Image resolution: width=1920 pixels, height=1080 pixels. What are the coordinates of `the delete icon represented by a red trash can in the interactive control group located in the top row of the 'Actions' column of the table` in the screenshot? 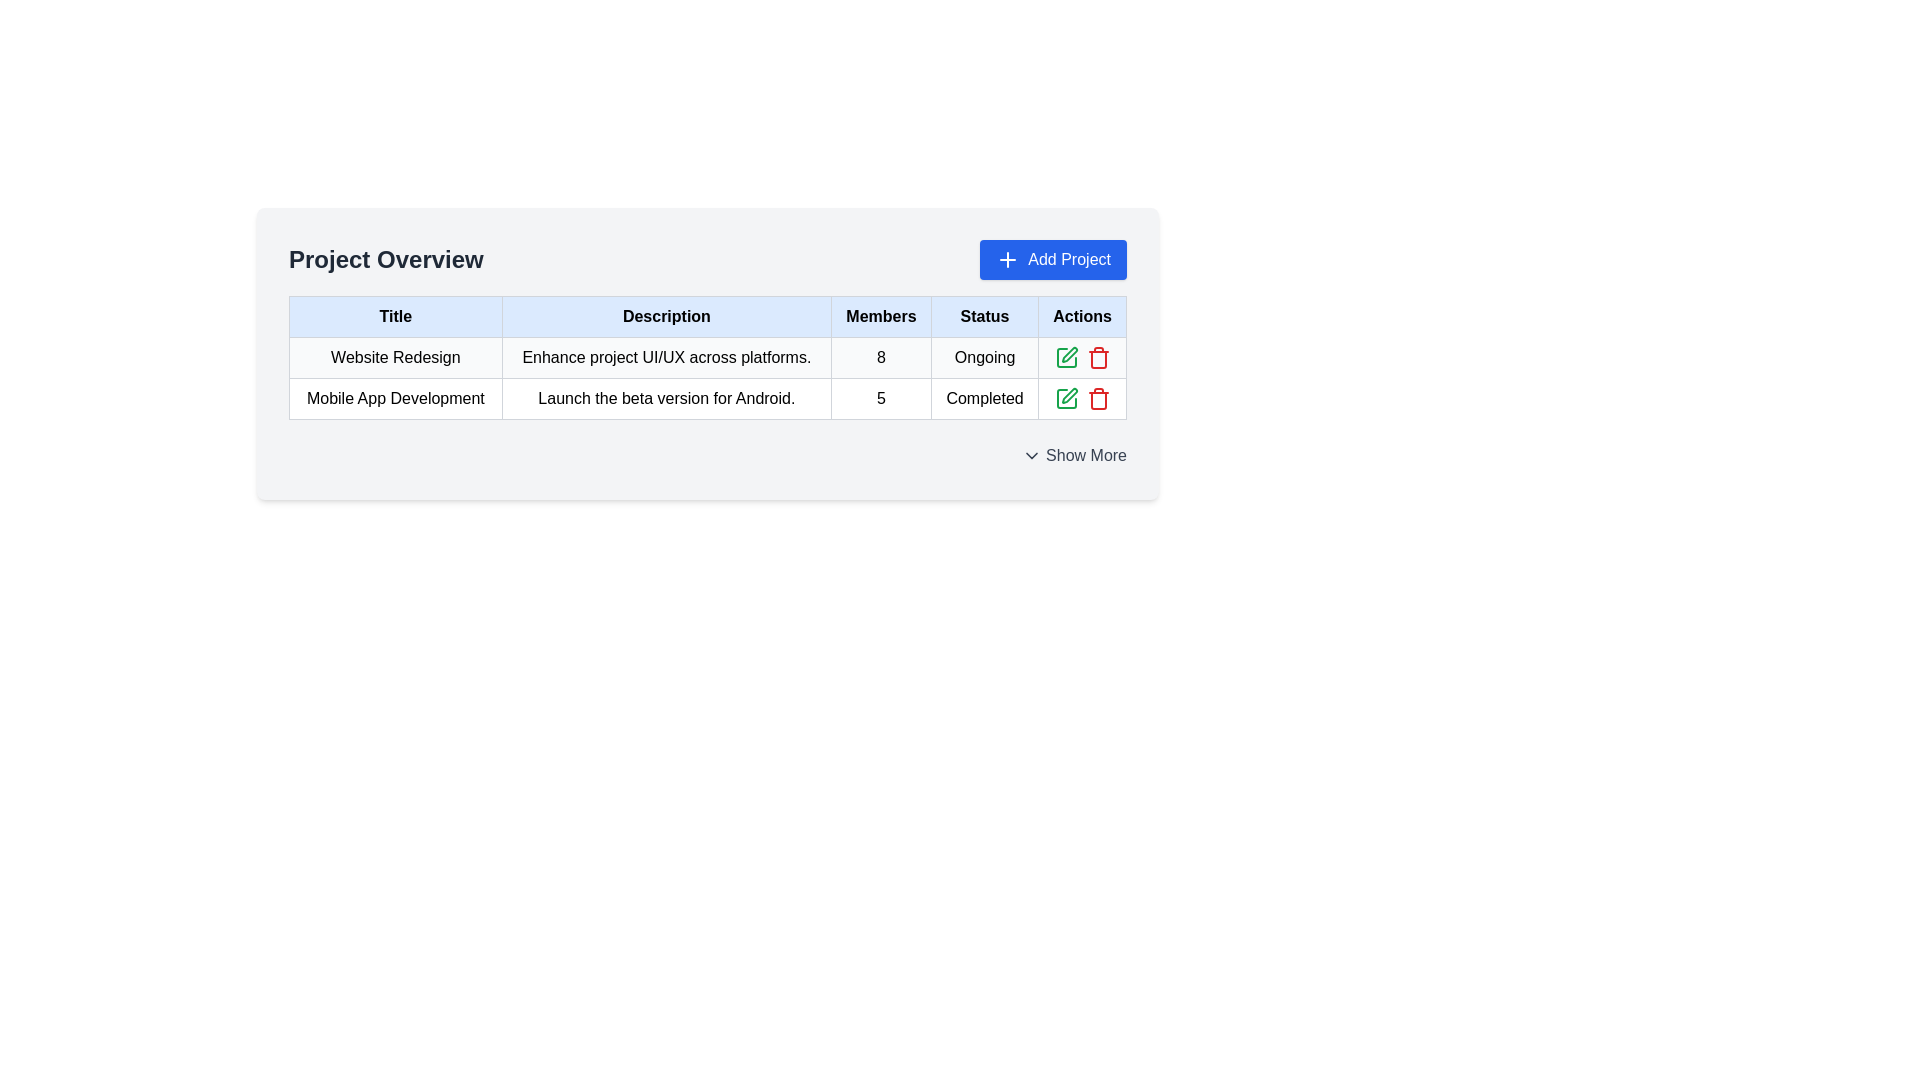 It's located at (1081, 357).